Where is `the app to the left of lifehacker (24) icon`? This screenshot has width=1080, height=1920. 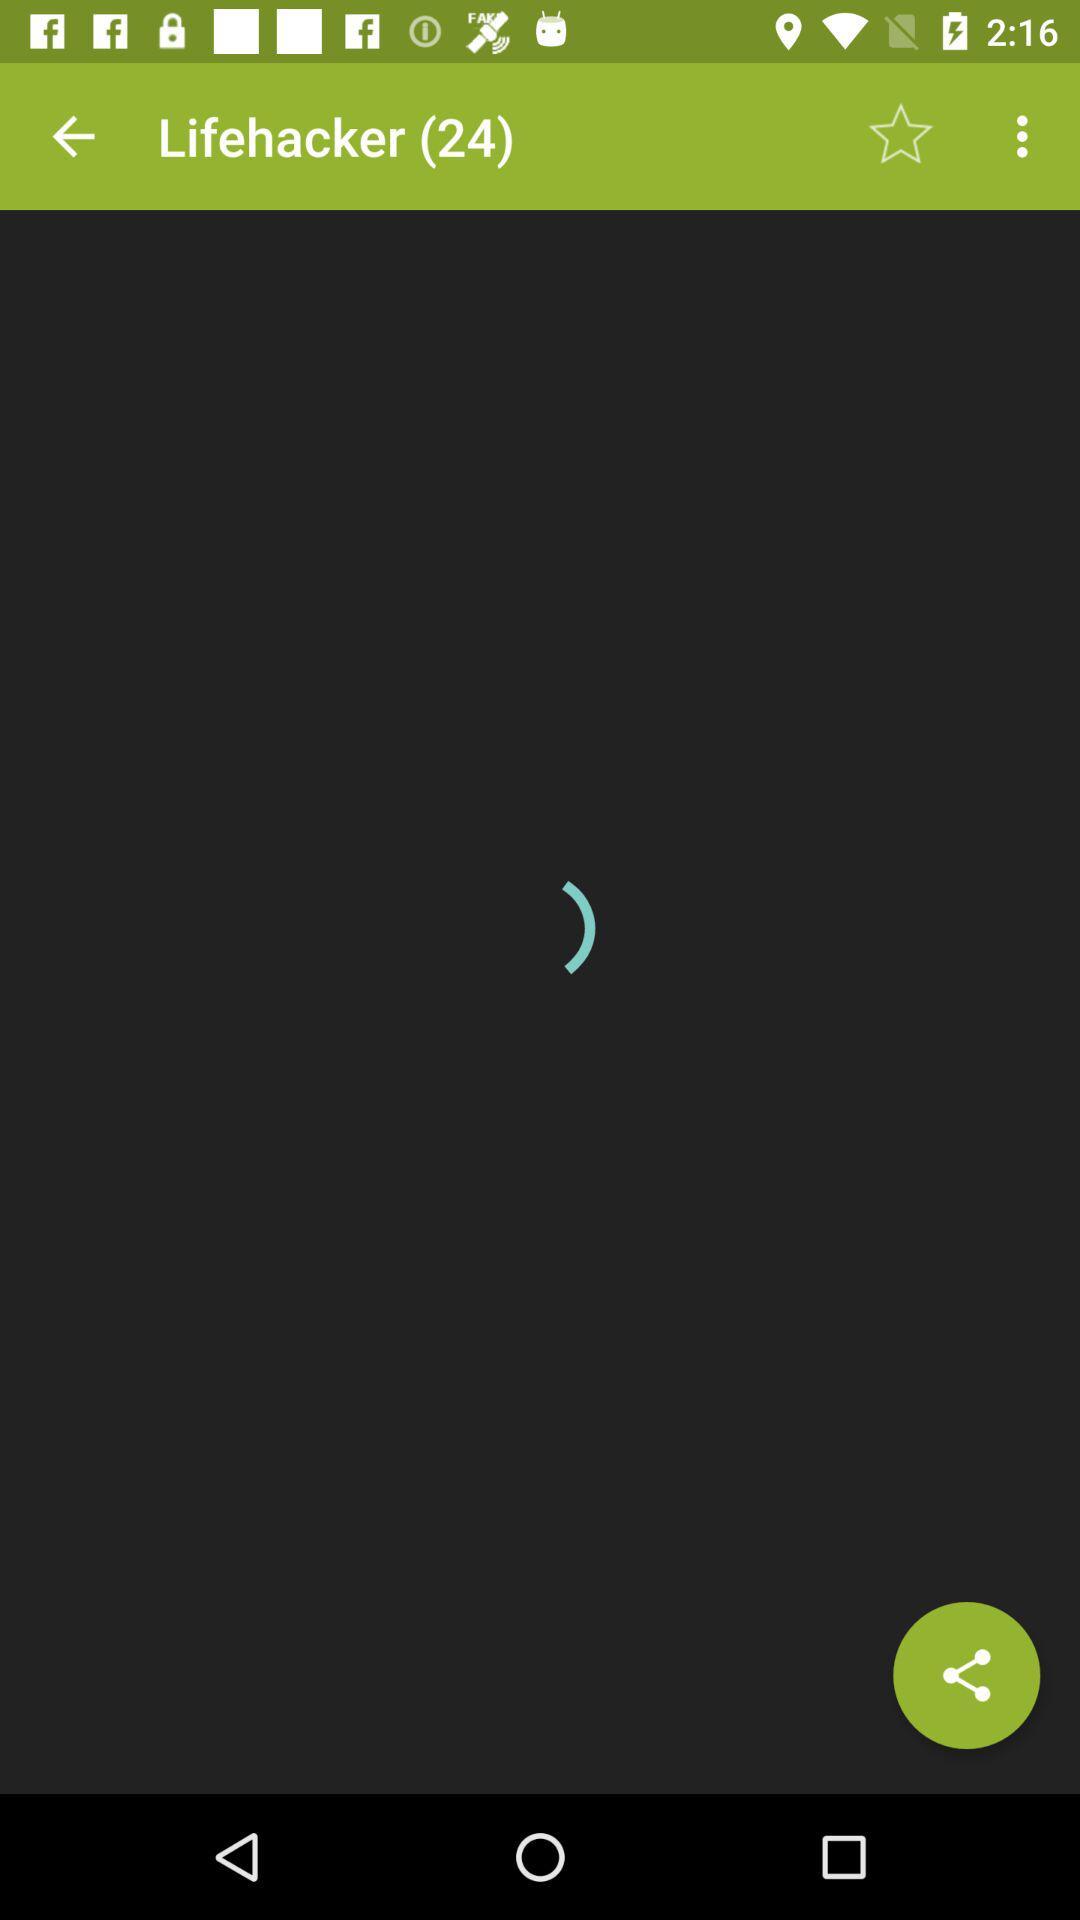
the app to the left of lifehacker (24) icon is located at coordinates (72, 135).